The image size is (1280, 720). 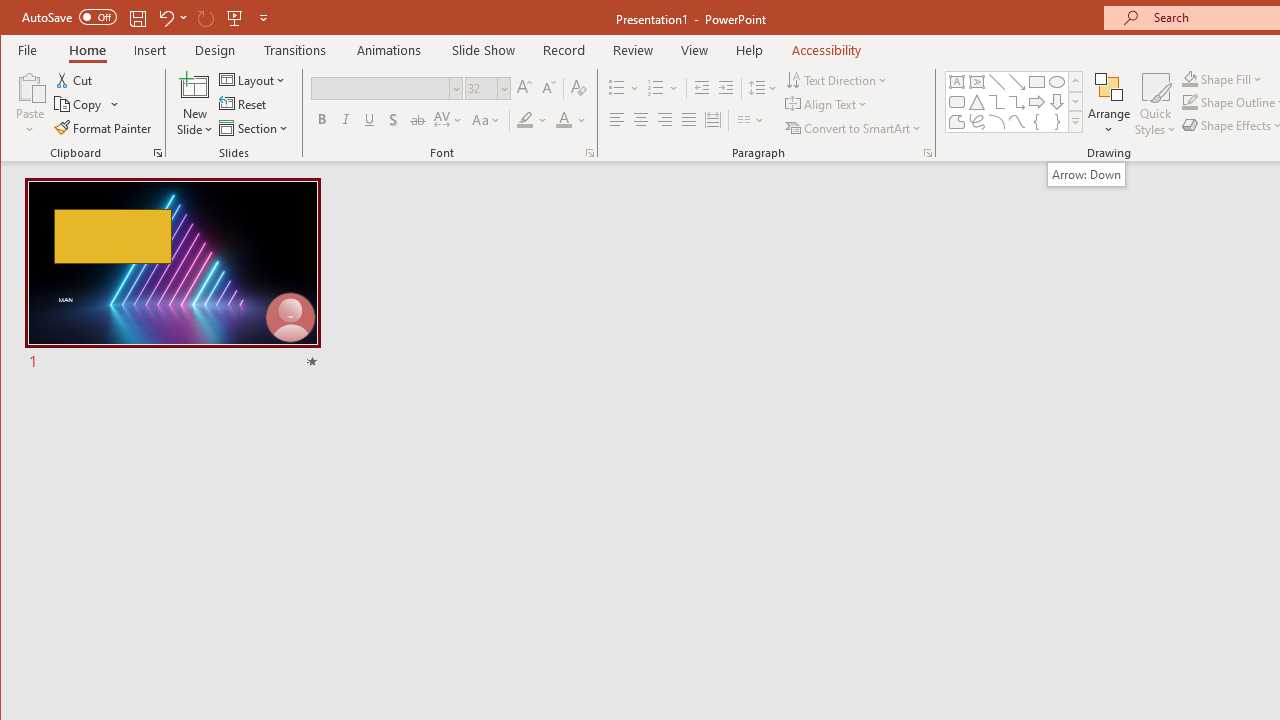 I want to click on 'Vertical Text Box', so click(x=976, y=81).